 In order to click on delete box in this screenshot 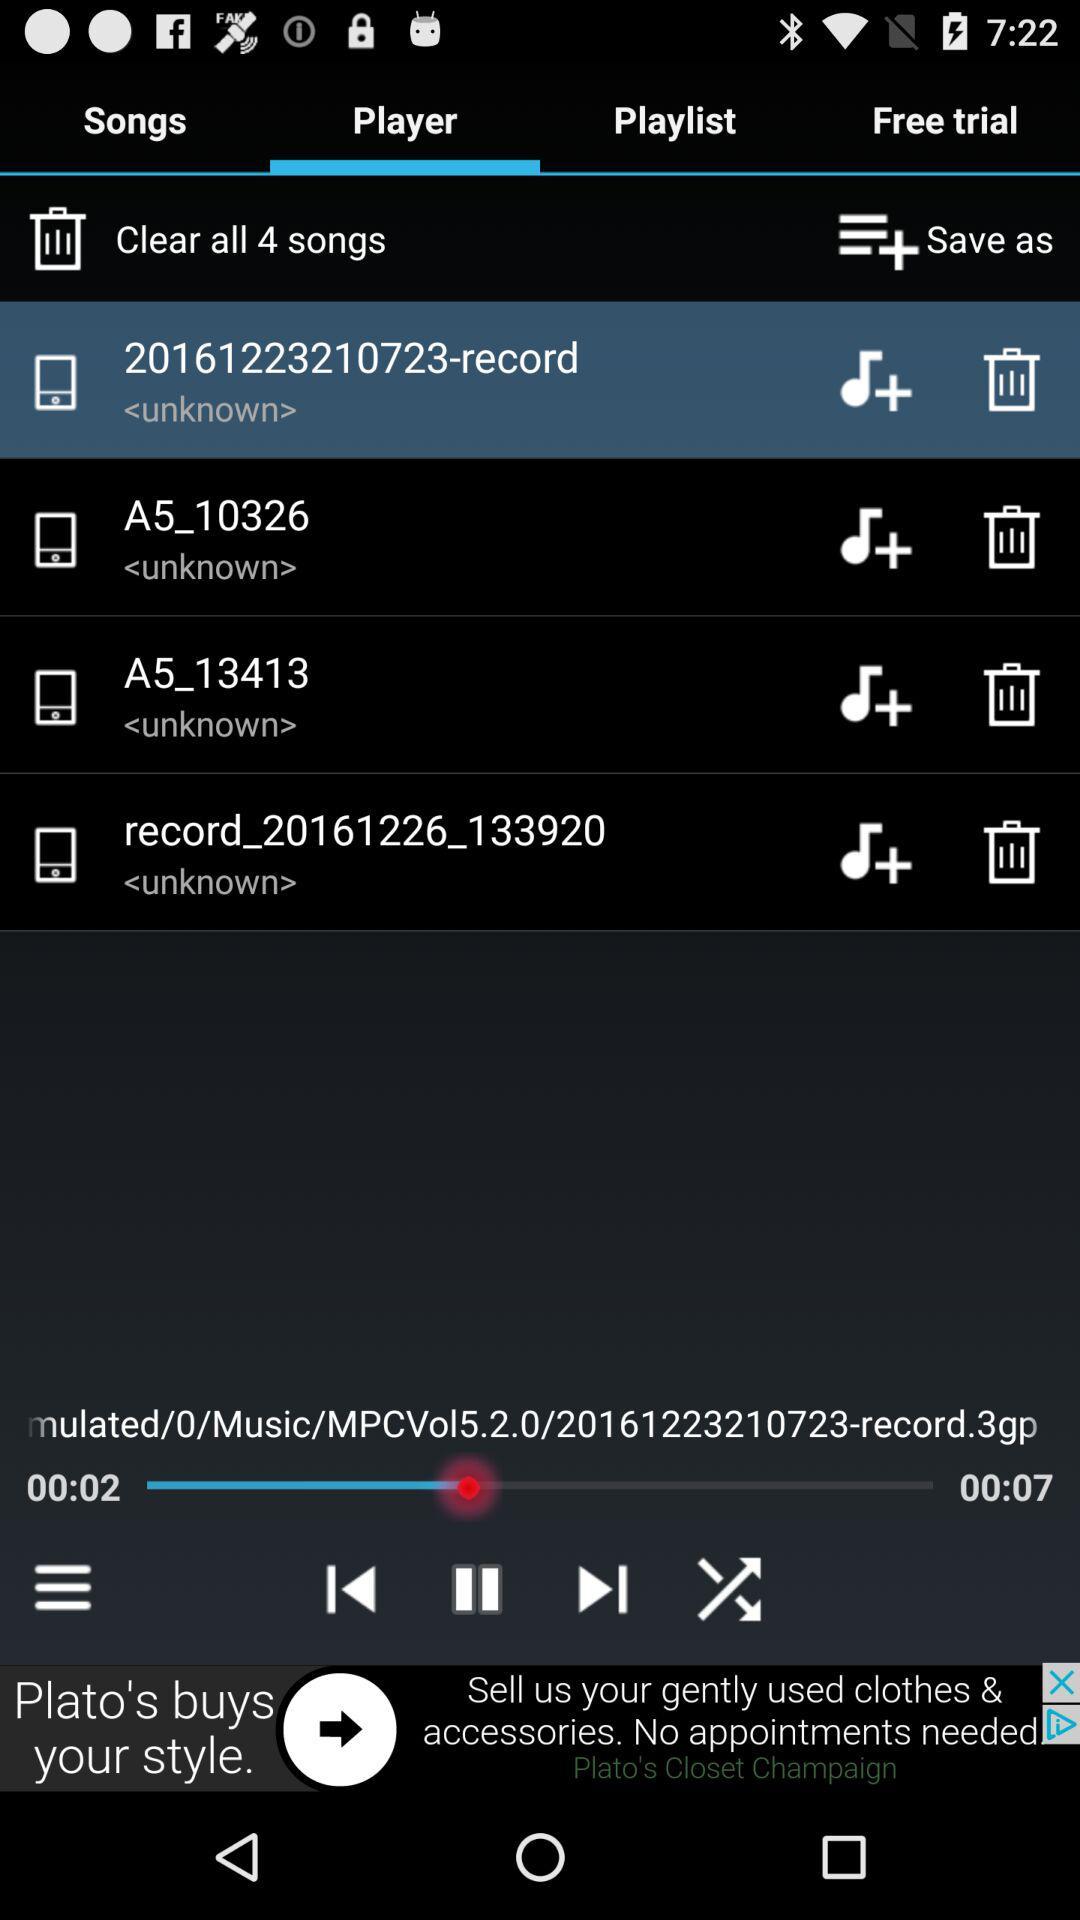, I will do `click(1017, 851)`.